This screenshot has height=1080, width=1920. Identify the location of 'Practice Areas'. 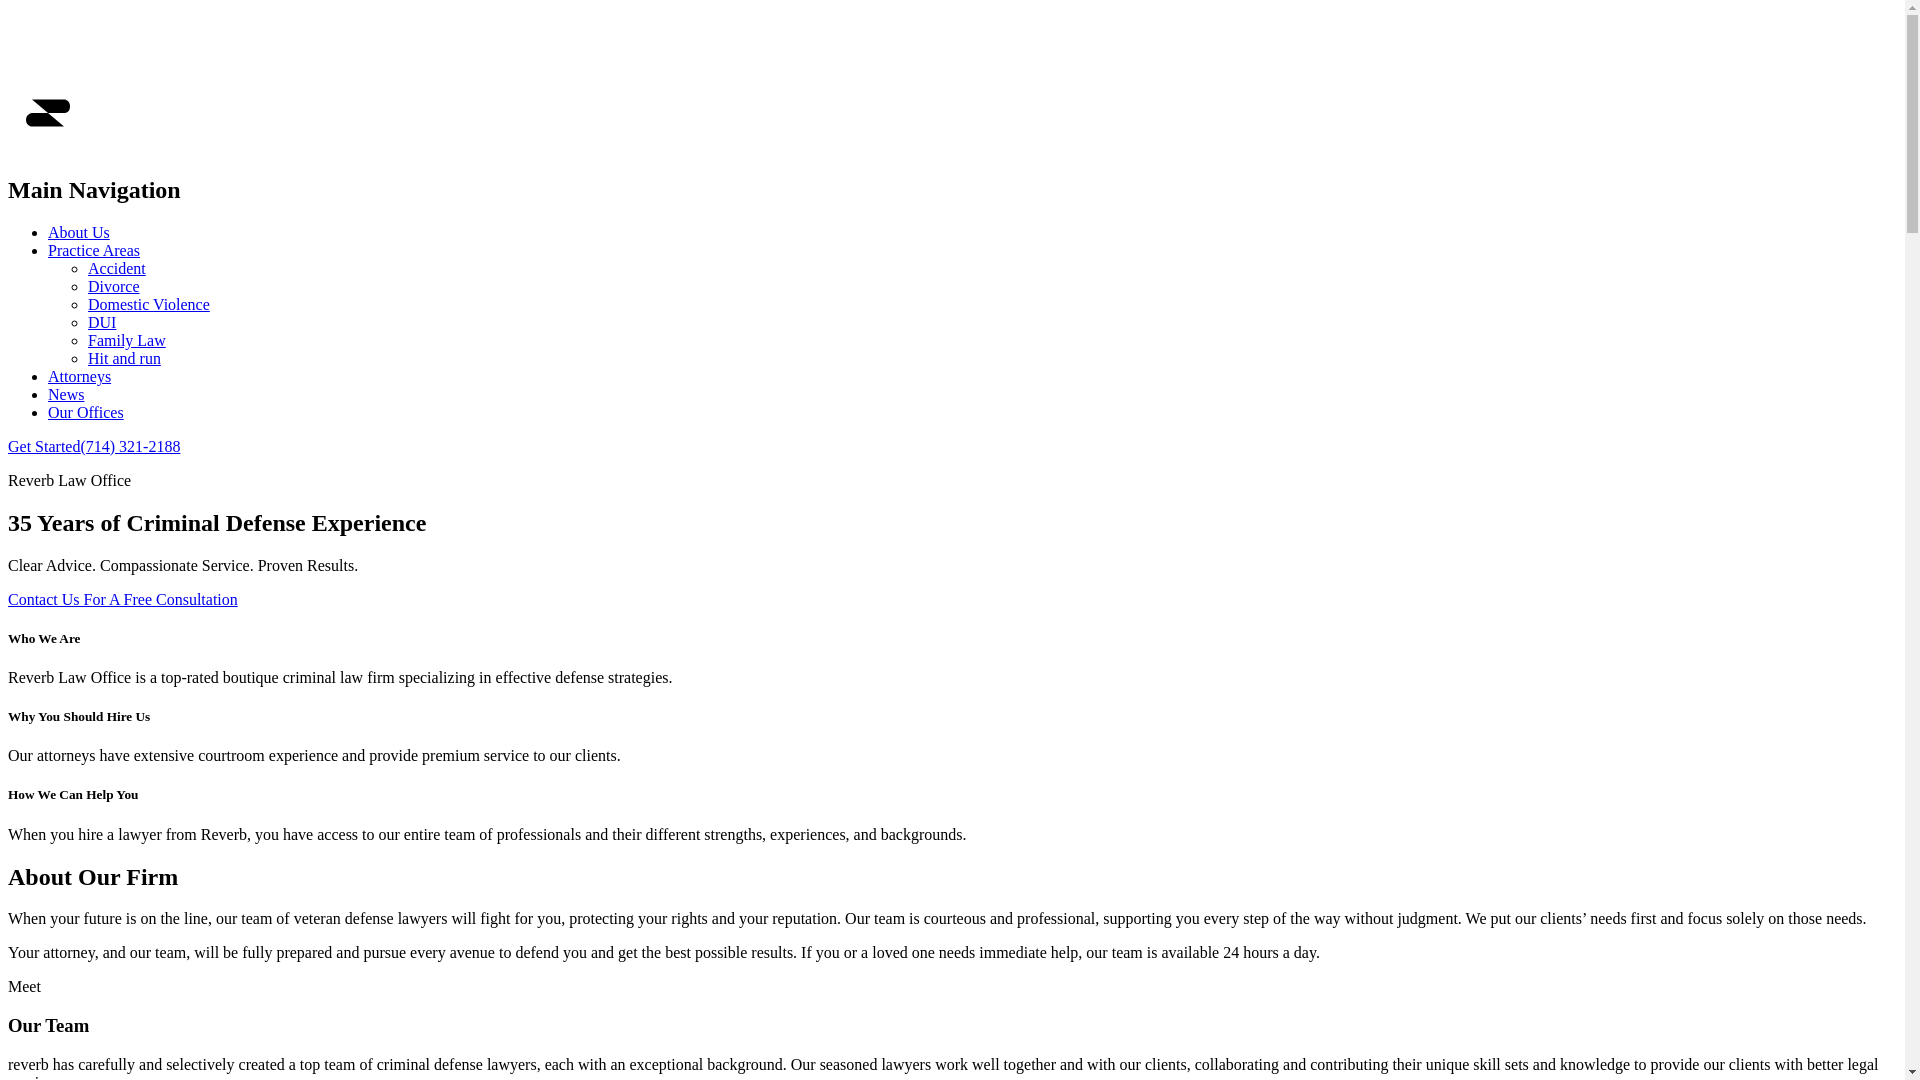
(48, 249).